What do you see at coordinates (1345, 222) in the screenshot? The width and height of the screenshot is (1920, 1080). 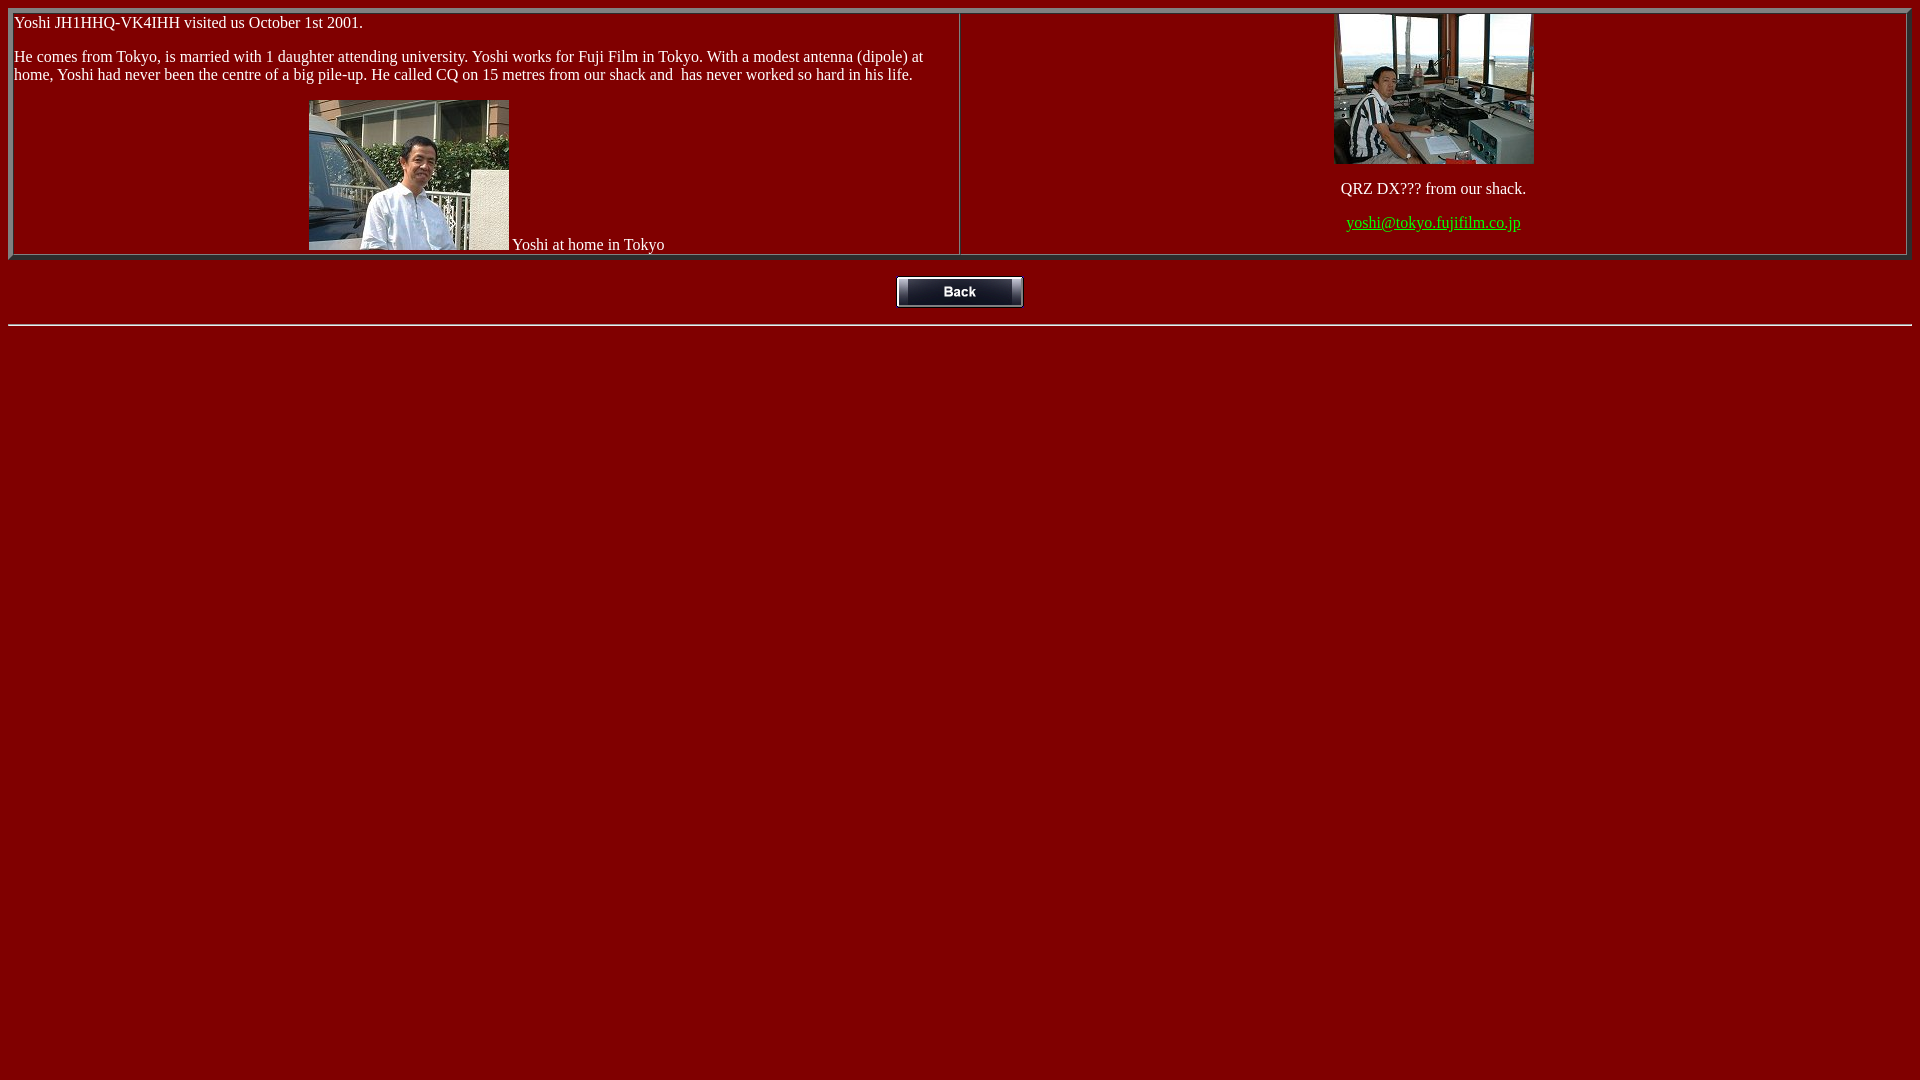 I see `'yoshi@tokyo.fujifilm.co.jp'` at bounding box center [1345, 222].